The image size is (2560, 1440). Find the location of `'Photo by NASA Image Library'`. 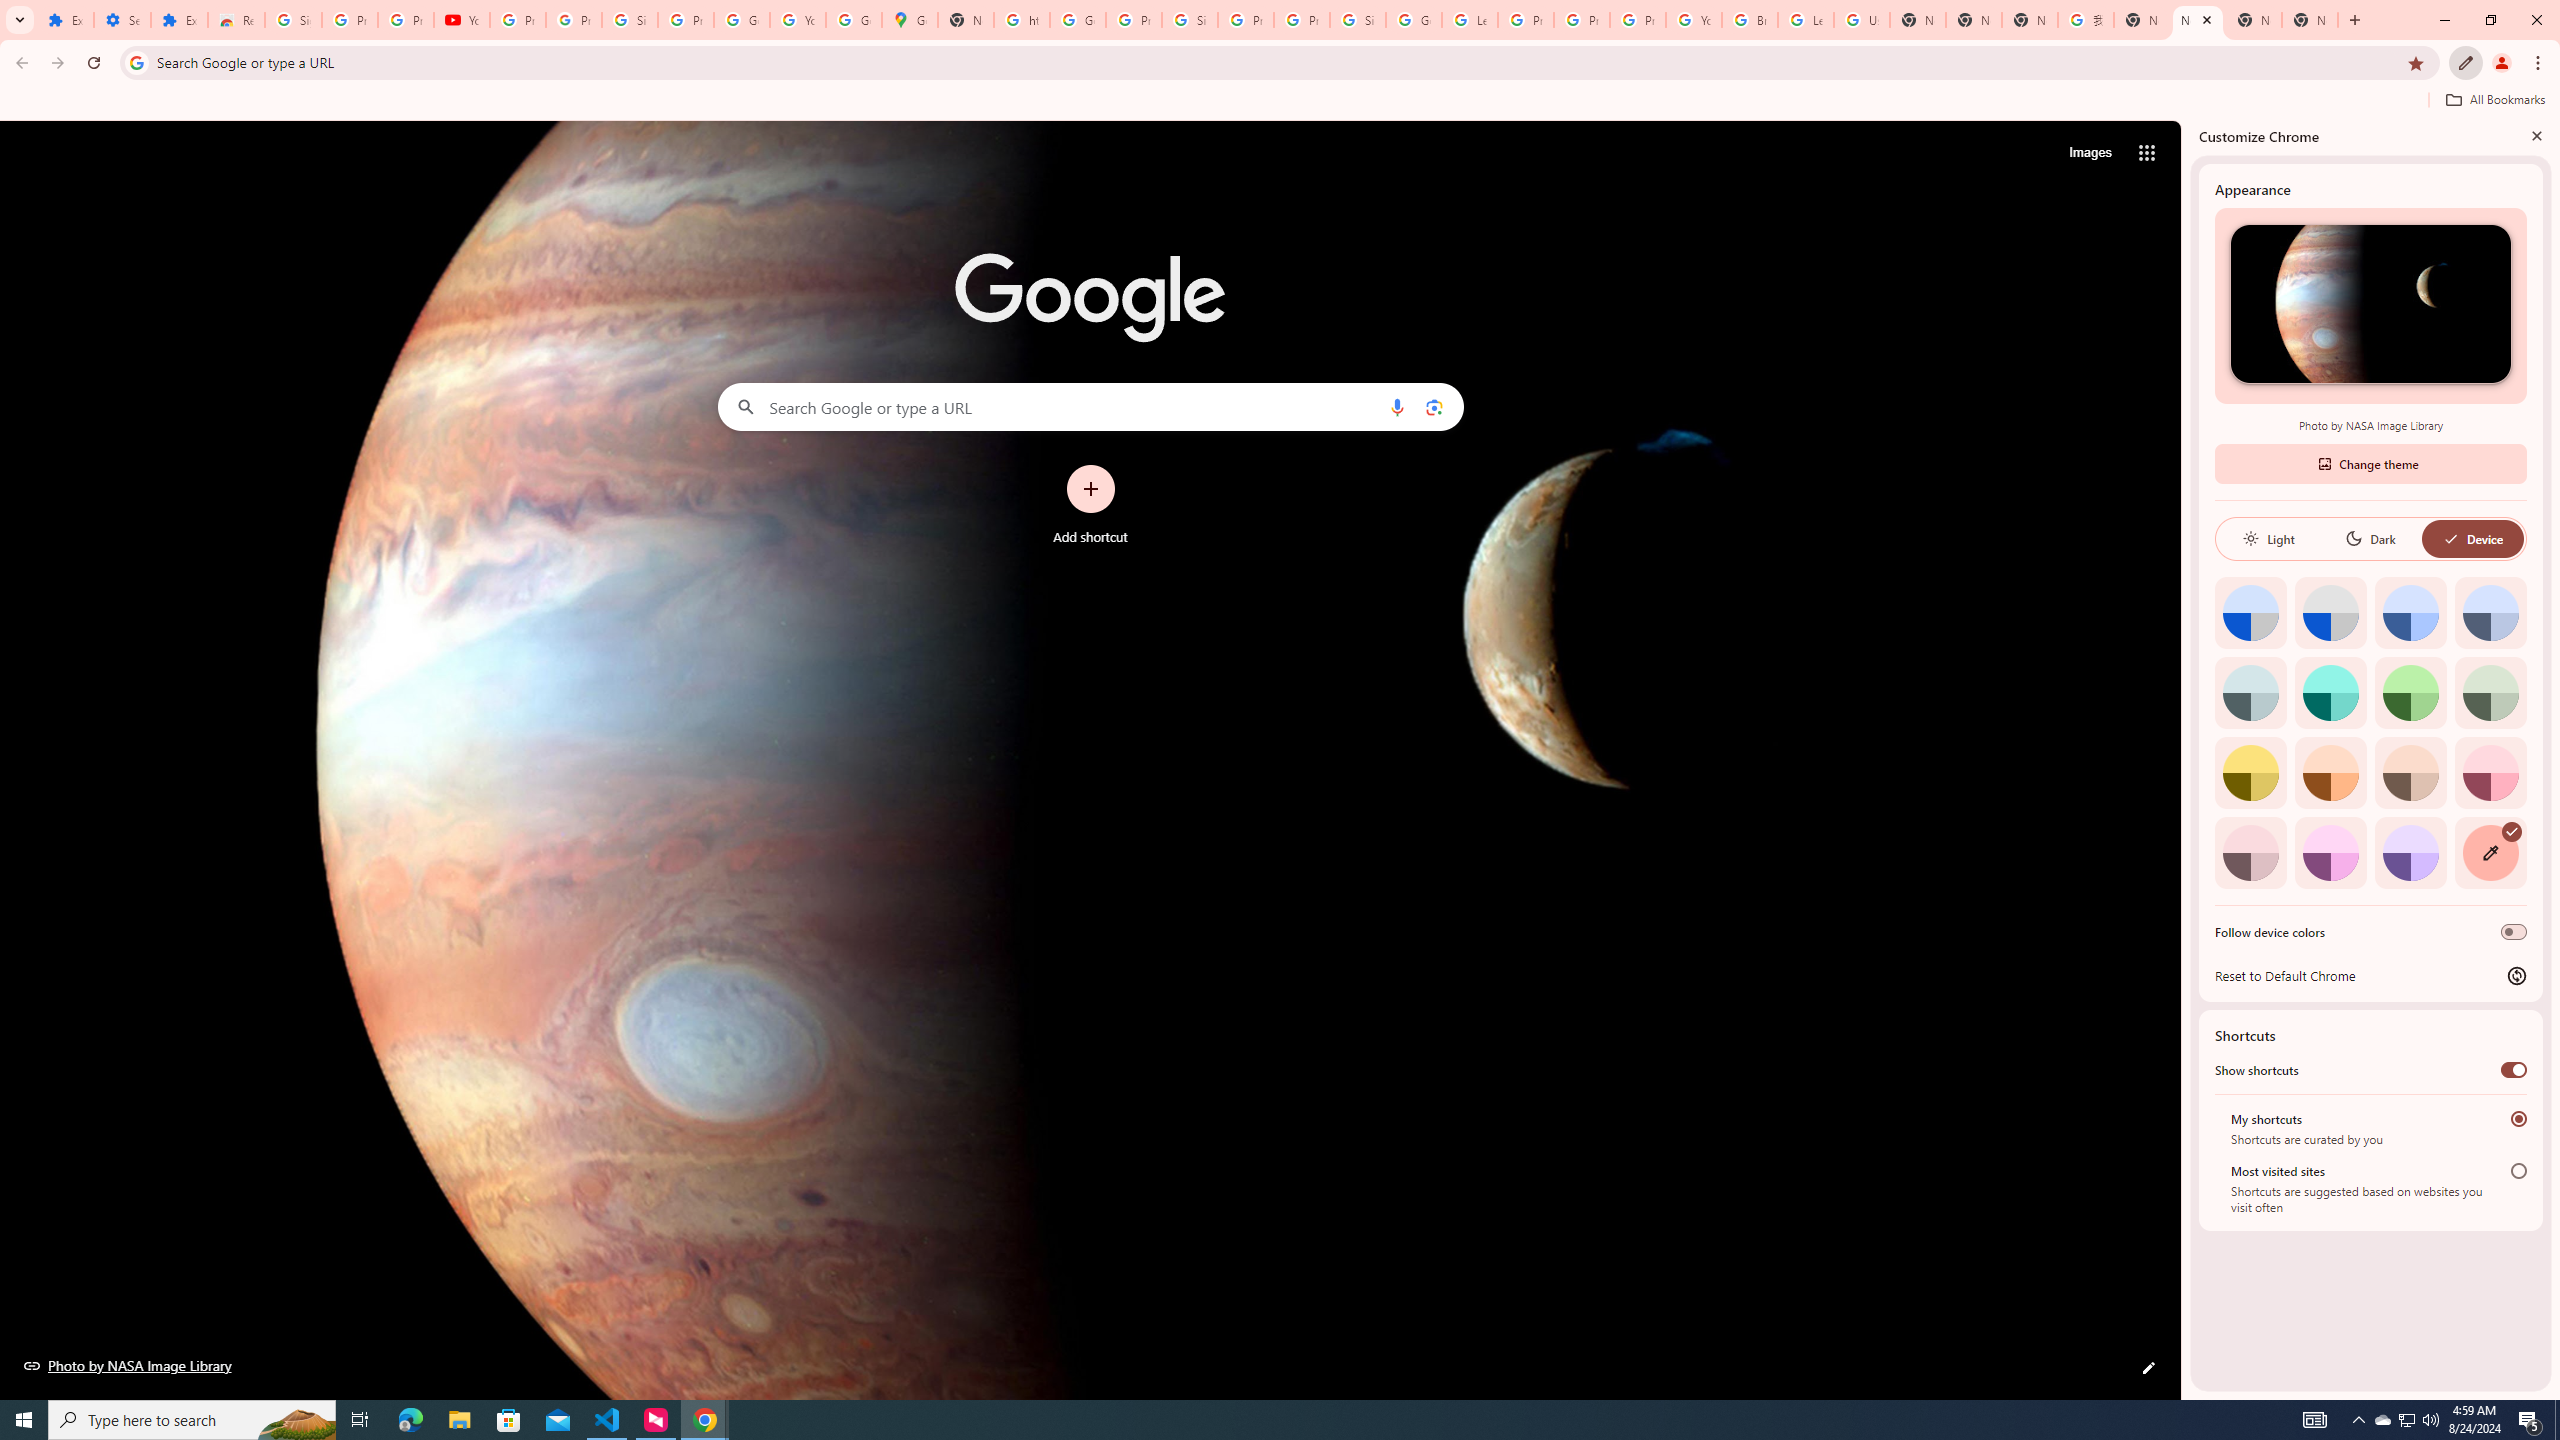

'Photo by NASA Image Library' is located at coordinates (2369, 303).